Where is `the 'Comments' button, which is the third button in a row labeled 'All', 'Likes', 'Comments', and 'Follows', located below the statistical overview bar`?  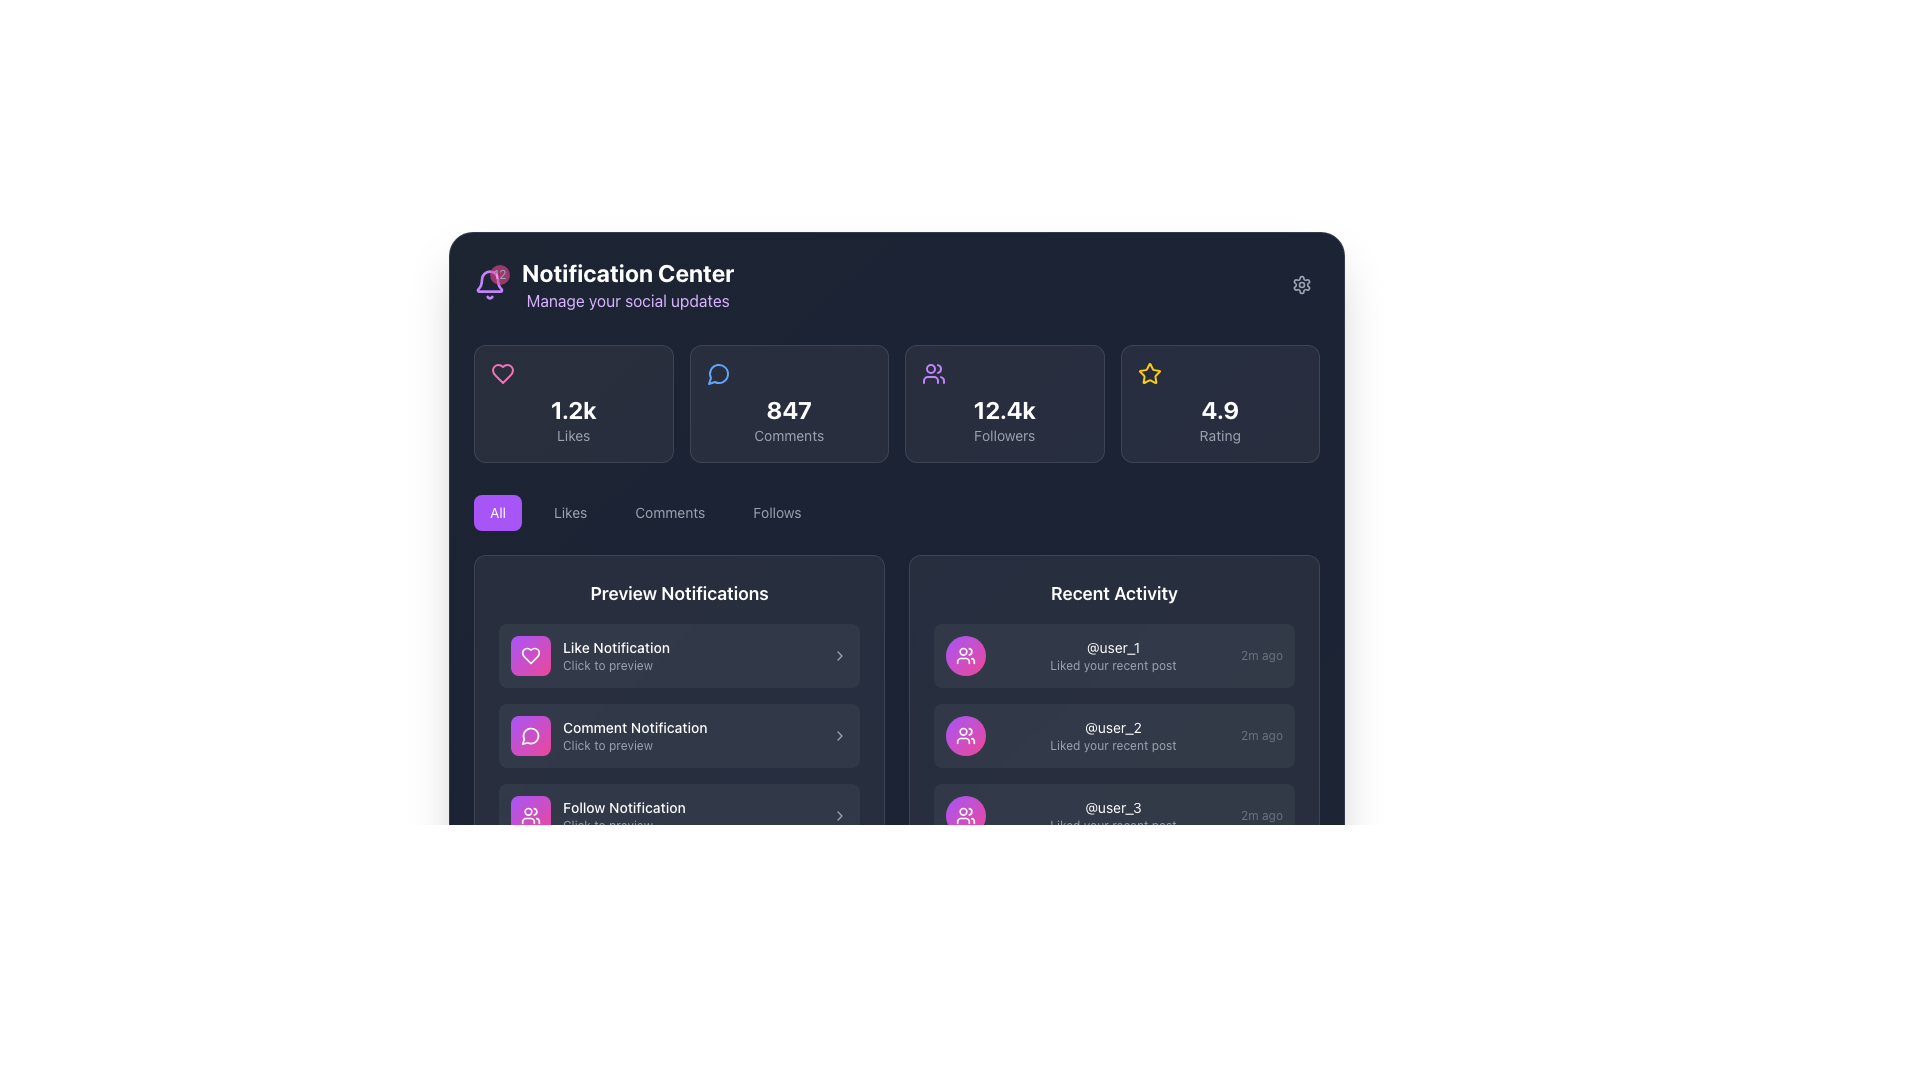
the 'Comments' button, which is the third button in a row labeled 'All', 'Likes', 'Comments', and 'Follows', located below the statistical overview bar is located at coordinates (670, 512).